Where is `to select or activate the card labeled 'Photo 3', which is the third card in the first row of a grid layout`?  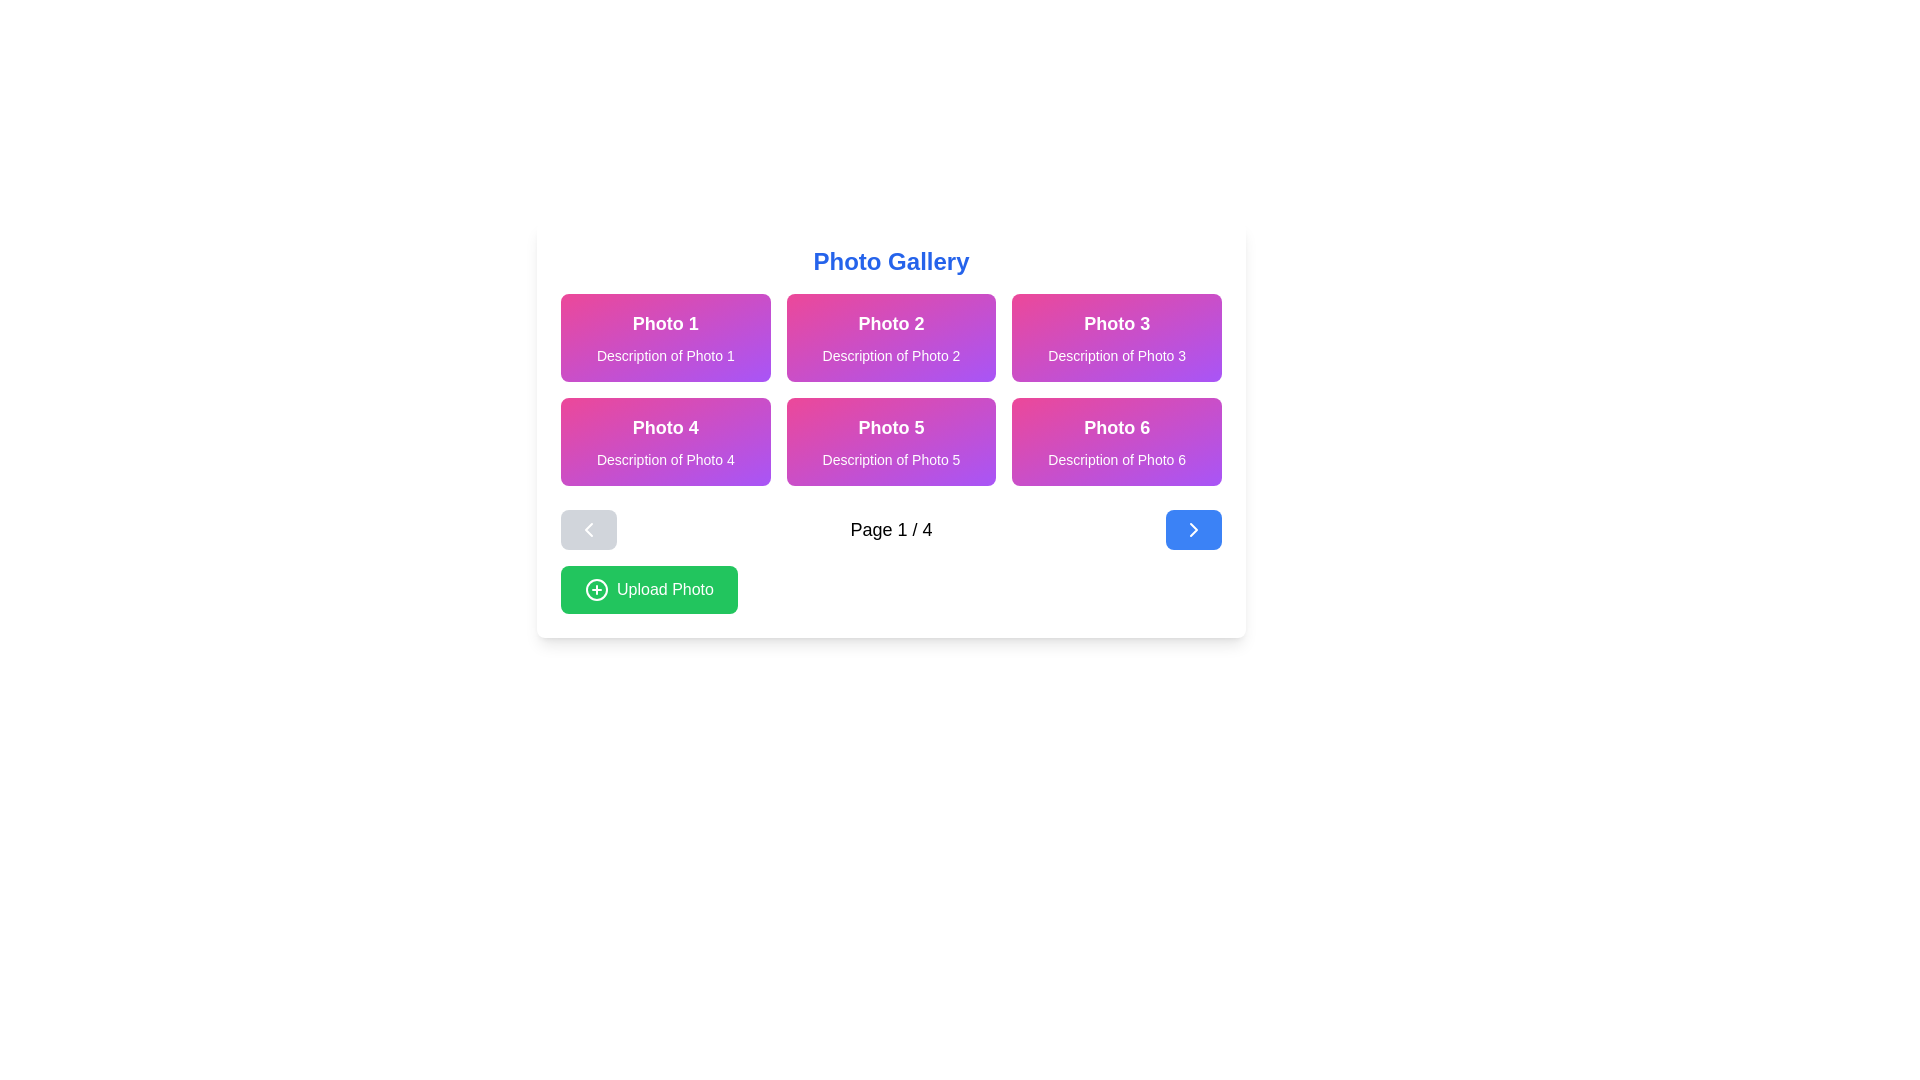
to select or activate the card labeled 'Photo 3', which is the third card in the first row of a grid layout is located at coordinates (1116, 337).